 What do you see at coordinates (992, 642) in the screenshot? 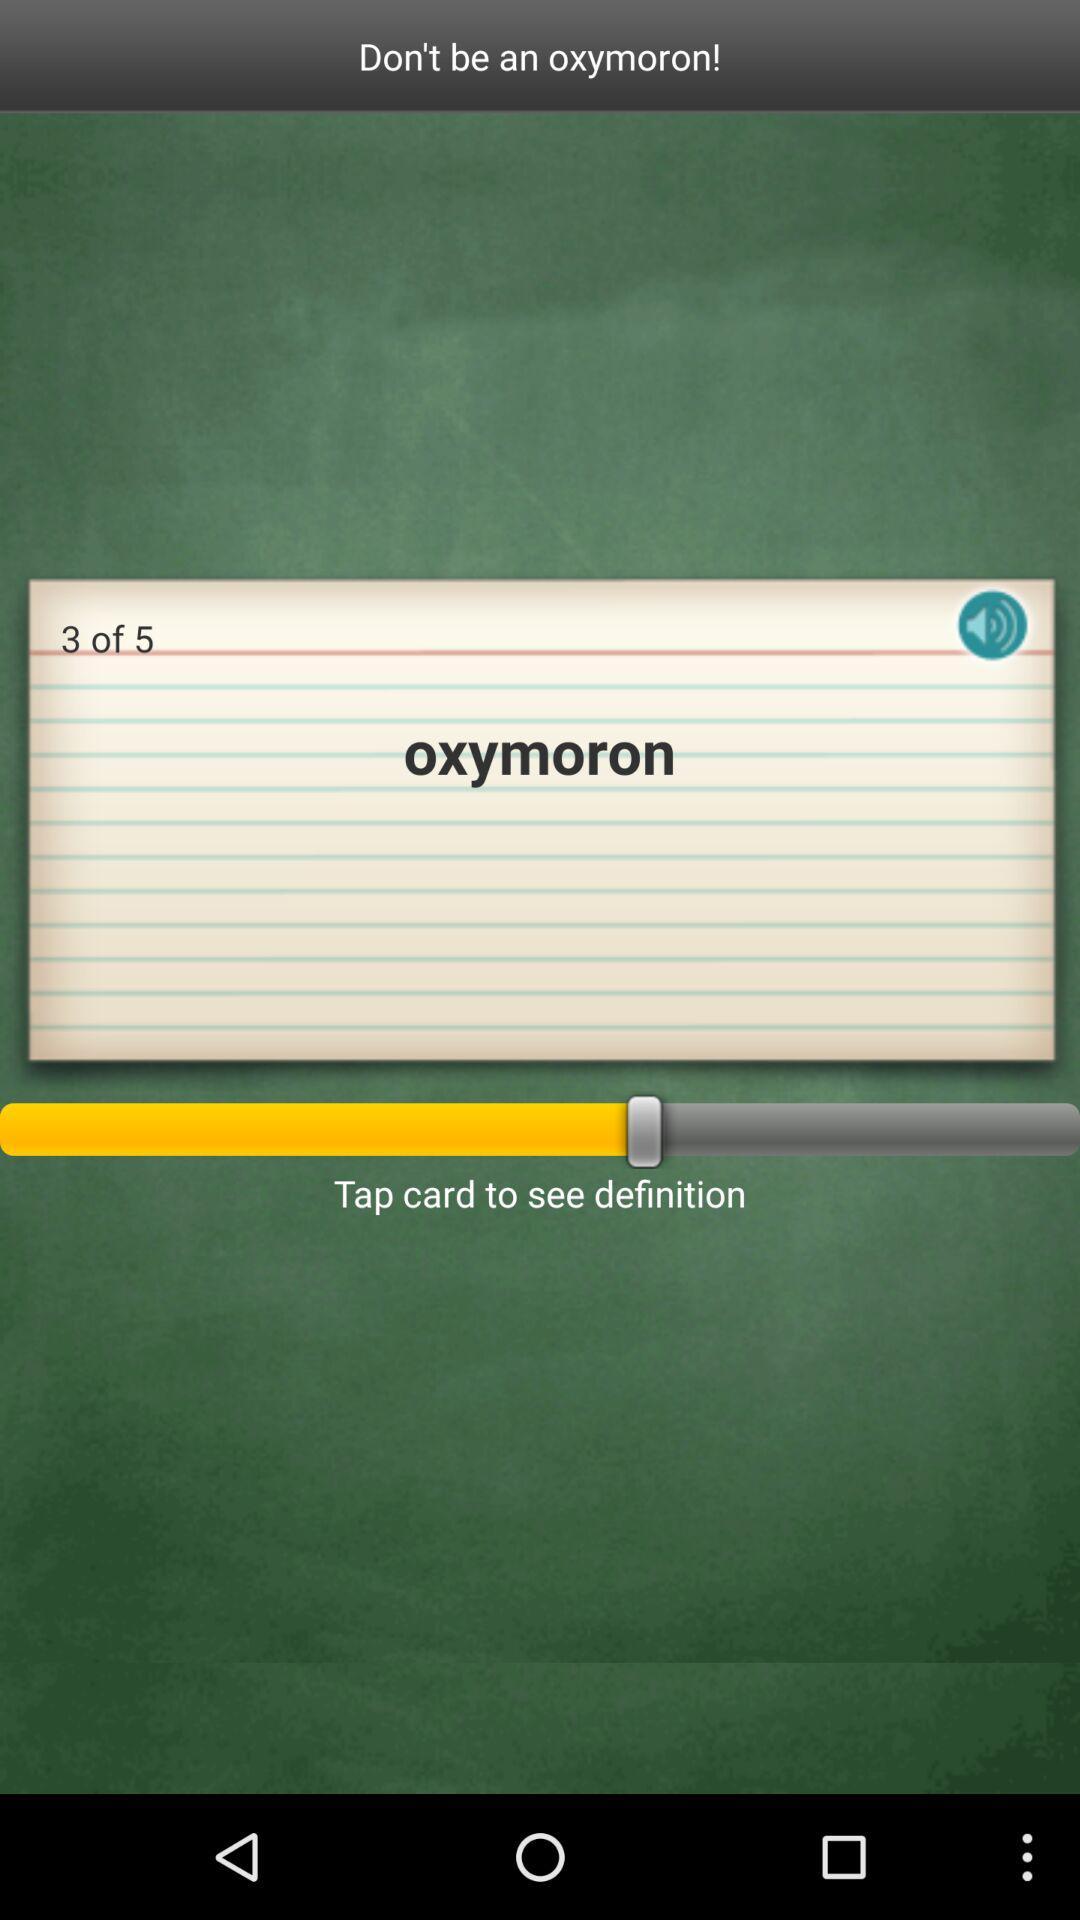
I see `sound` at bounding box center [992, 642].